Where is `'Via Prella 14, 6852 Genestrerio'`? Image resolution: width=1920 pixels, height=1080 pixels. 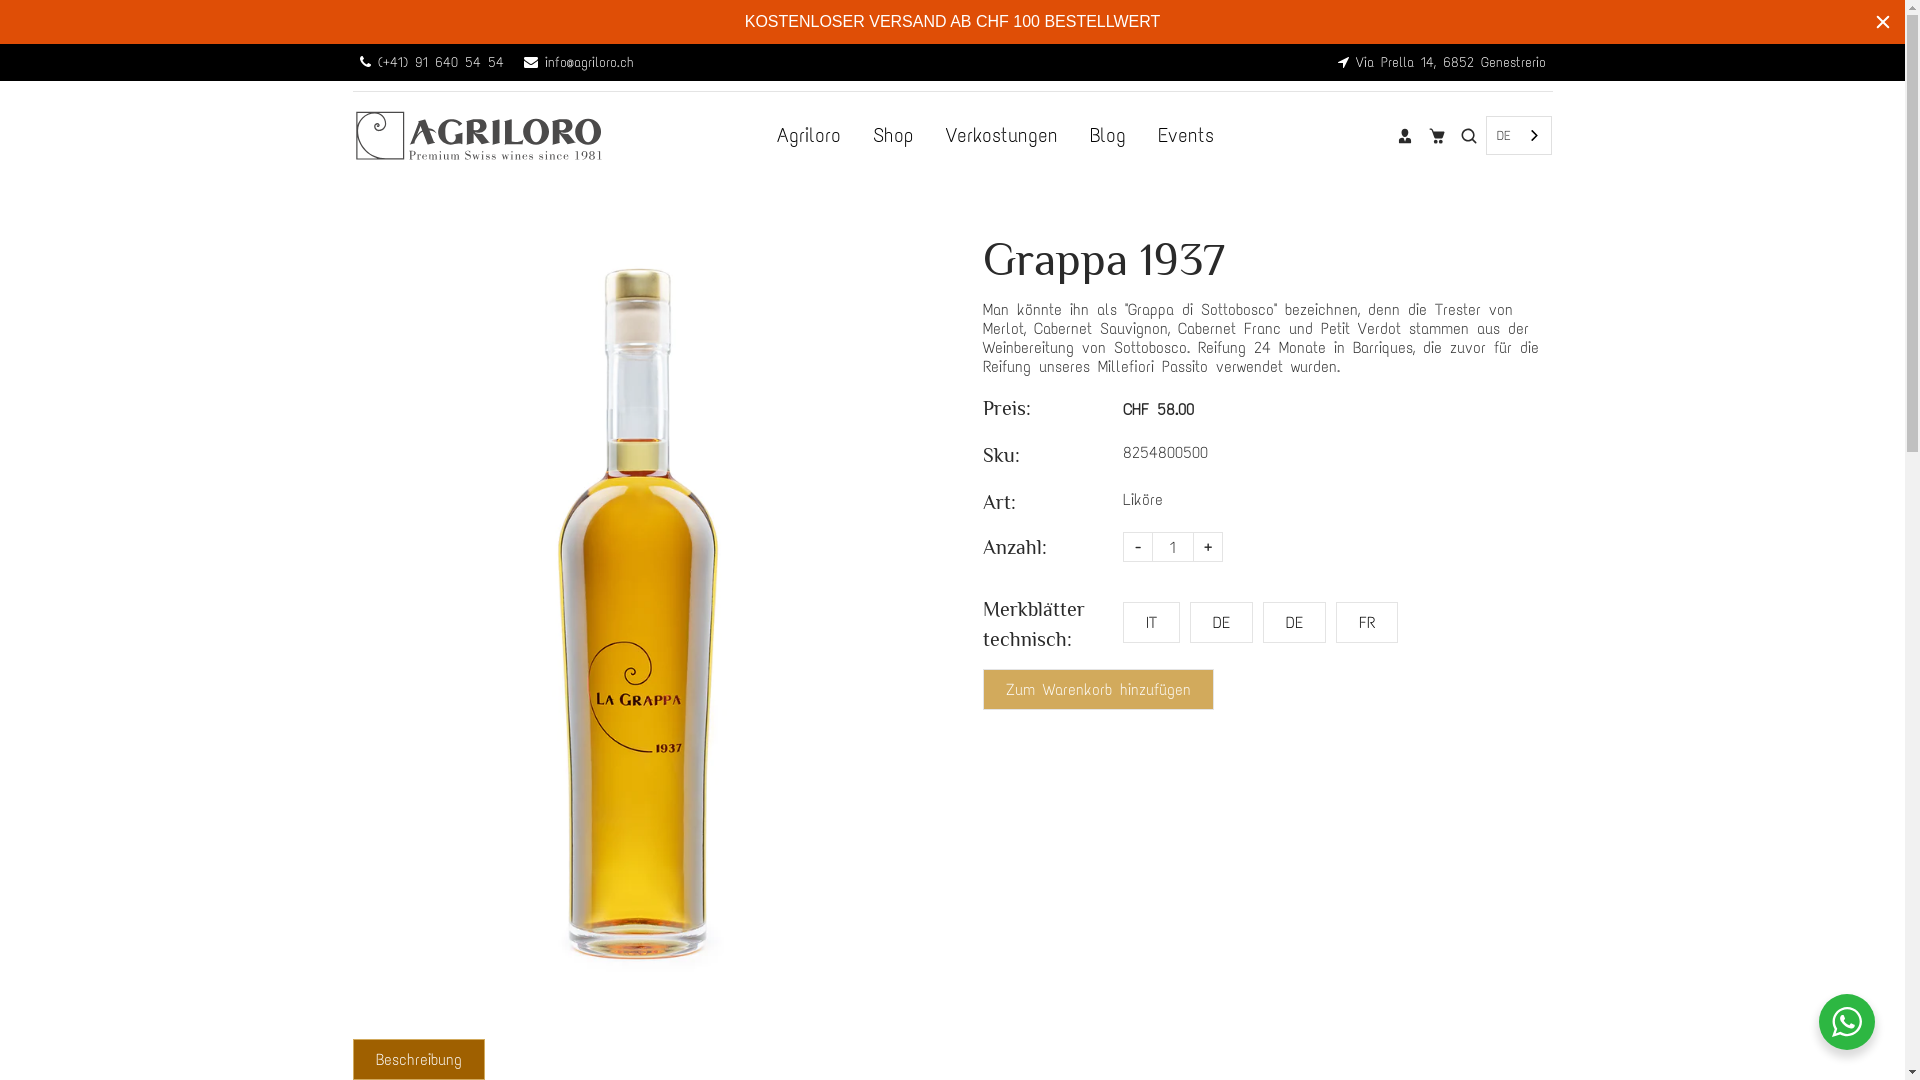 'Via Prella 14, 6852 Genestrerio' is located at coordinates (1441, 61).